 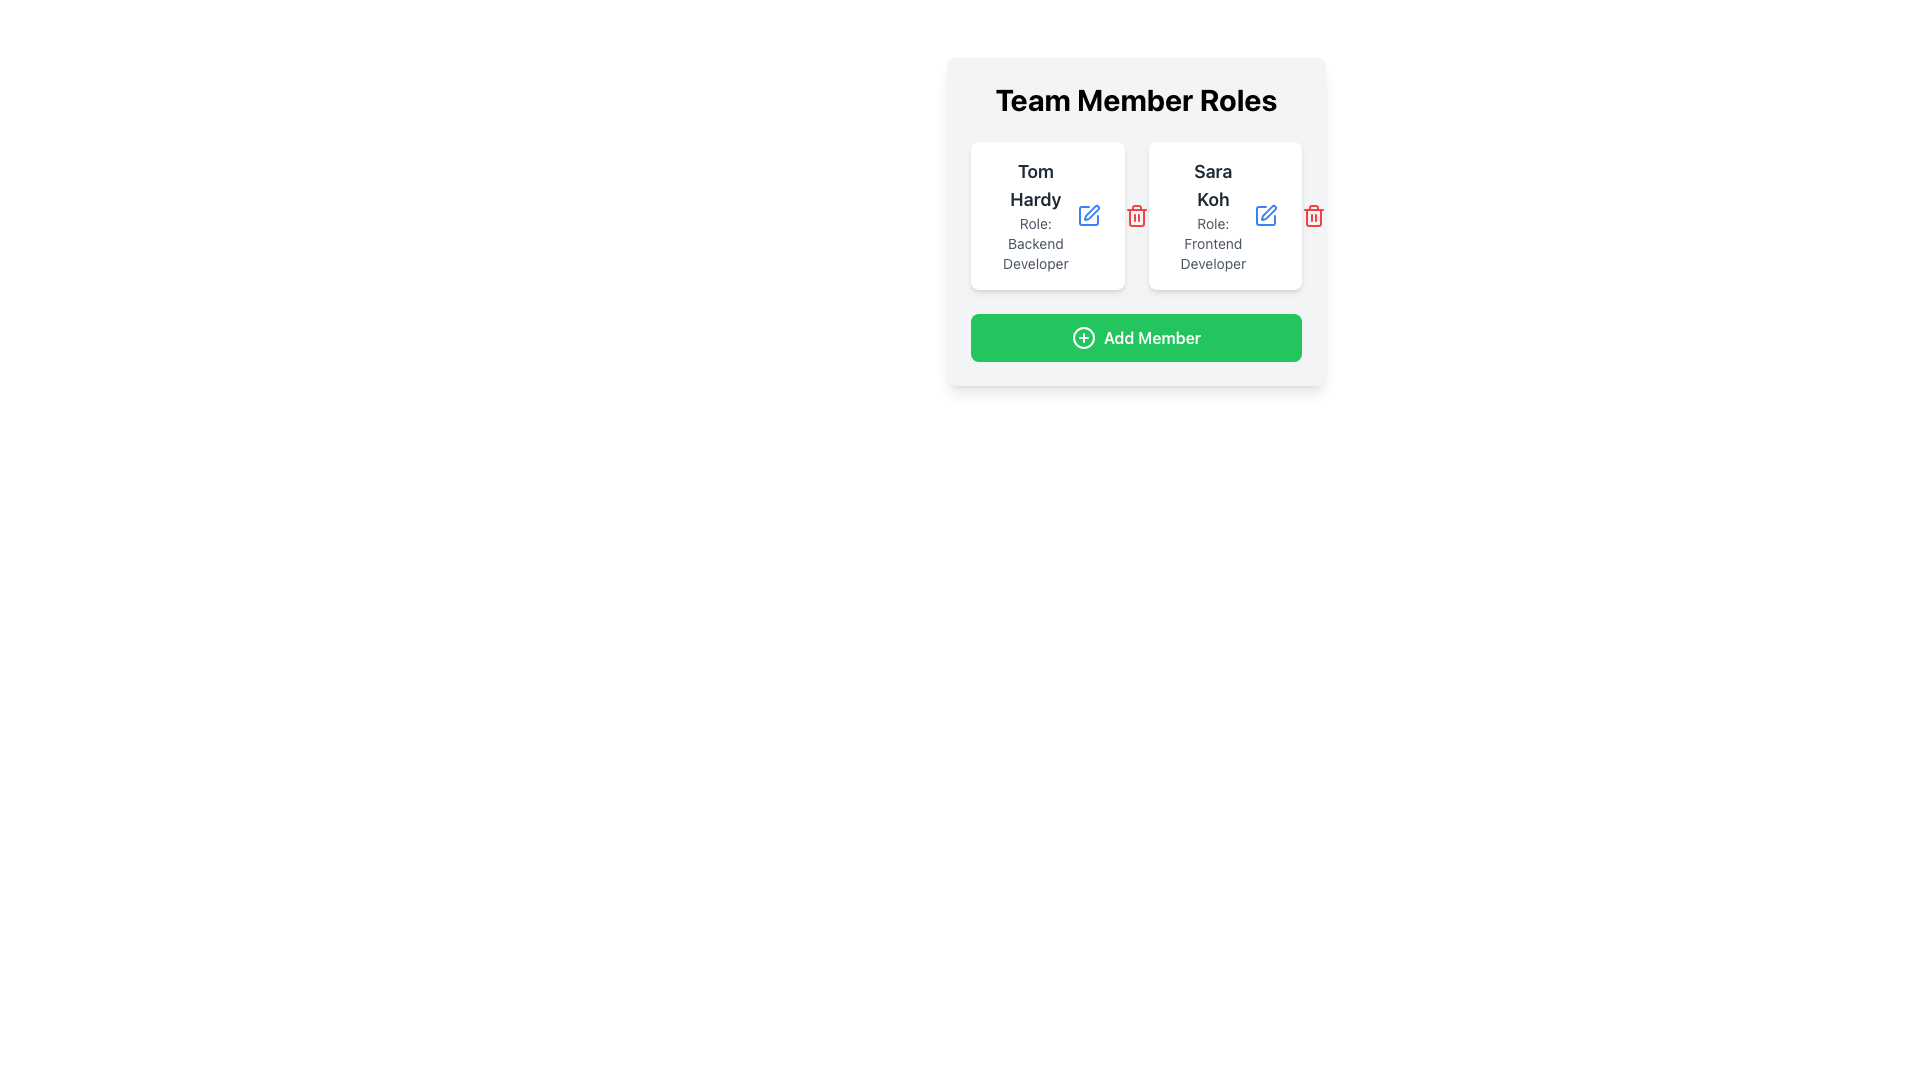 What do you see at coordinates (1035, 242) in the screenshot?
I see `role displayed in the Label element that says 'Role: Backend Developer', located beneath 'Tom Hardy' in the first member card` at bounding box center [1035, 242].